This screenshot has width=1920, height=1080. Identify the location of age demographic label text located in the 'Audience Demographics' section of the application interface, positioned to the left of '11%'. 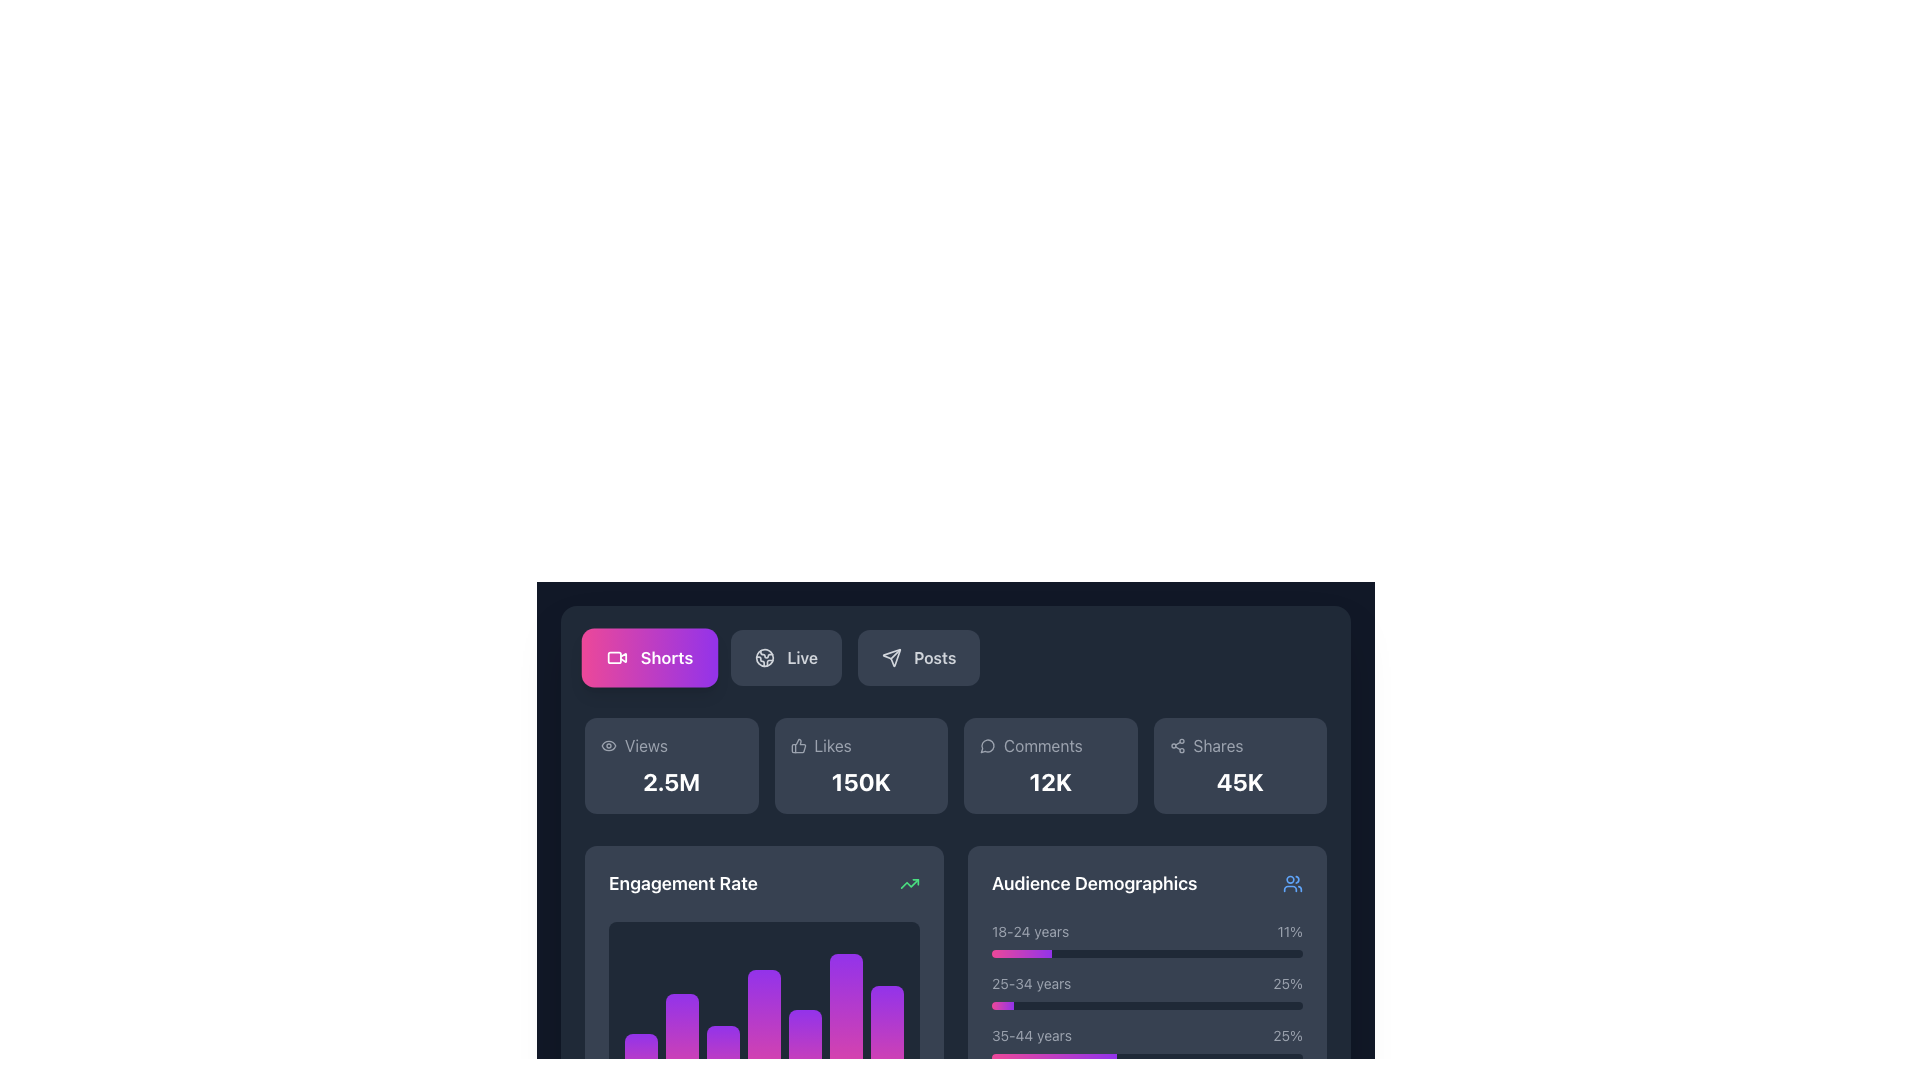
(1030, 932).